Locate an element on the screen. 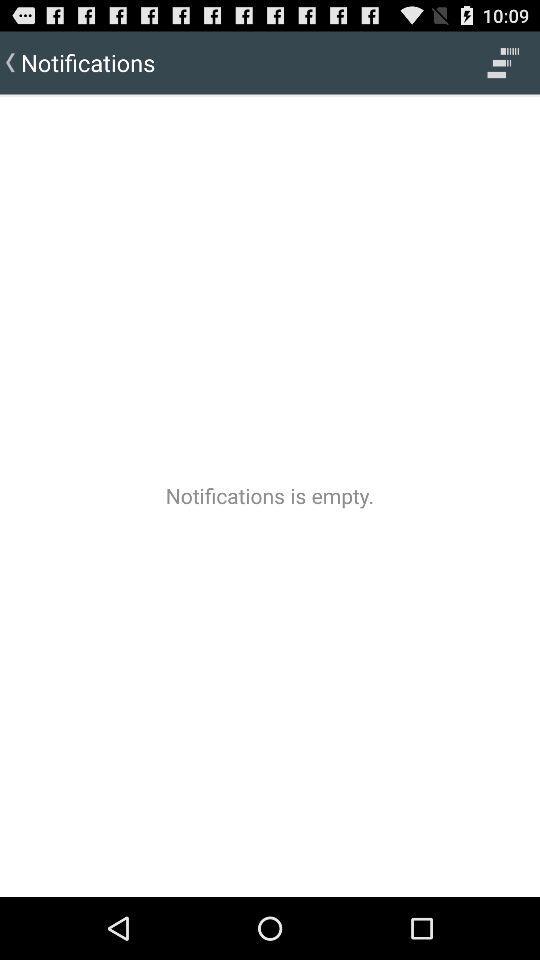 The height and width of the screenshot is (960, 540). the icon to the right of notifications app is located at coordinates (502, 62).